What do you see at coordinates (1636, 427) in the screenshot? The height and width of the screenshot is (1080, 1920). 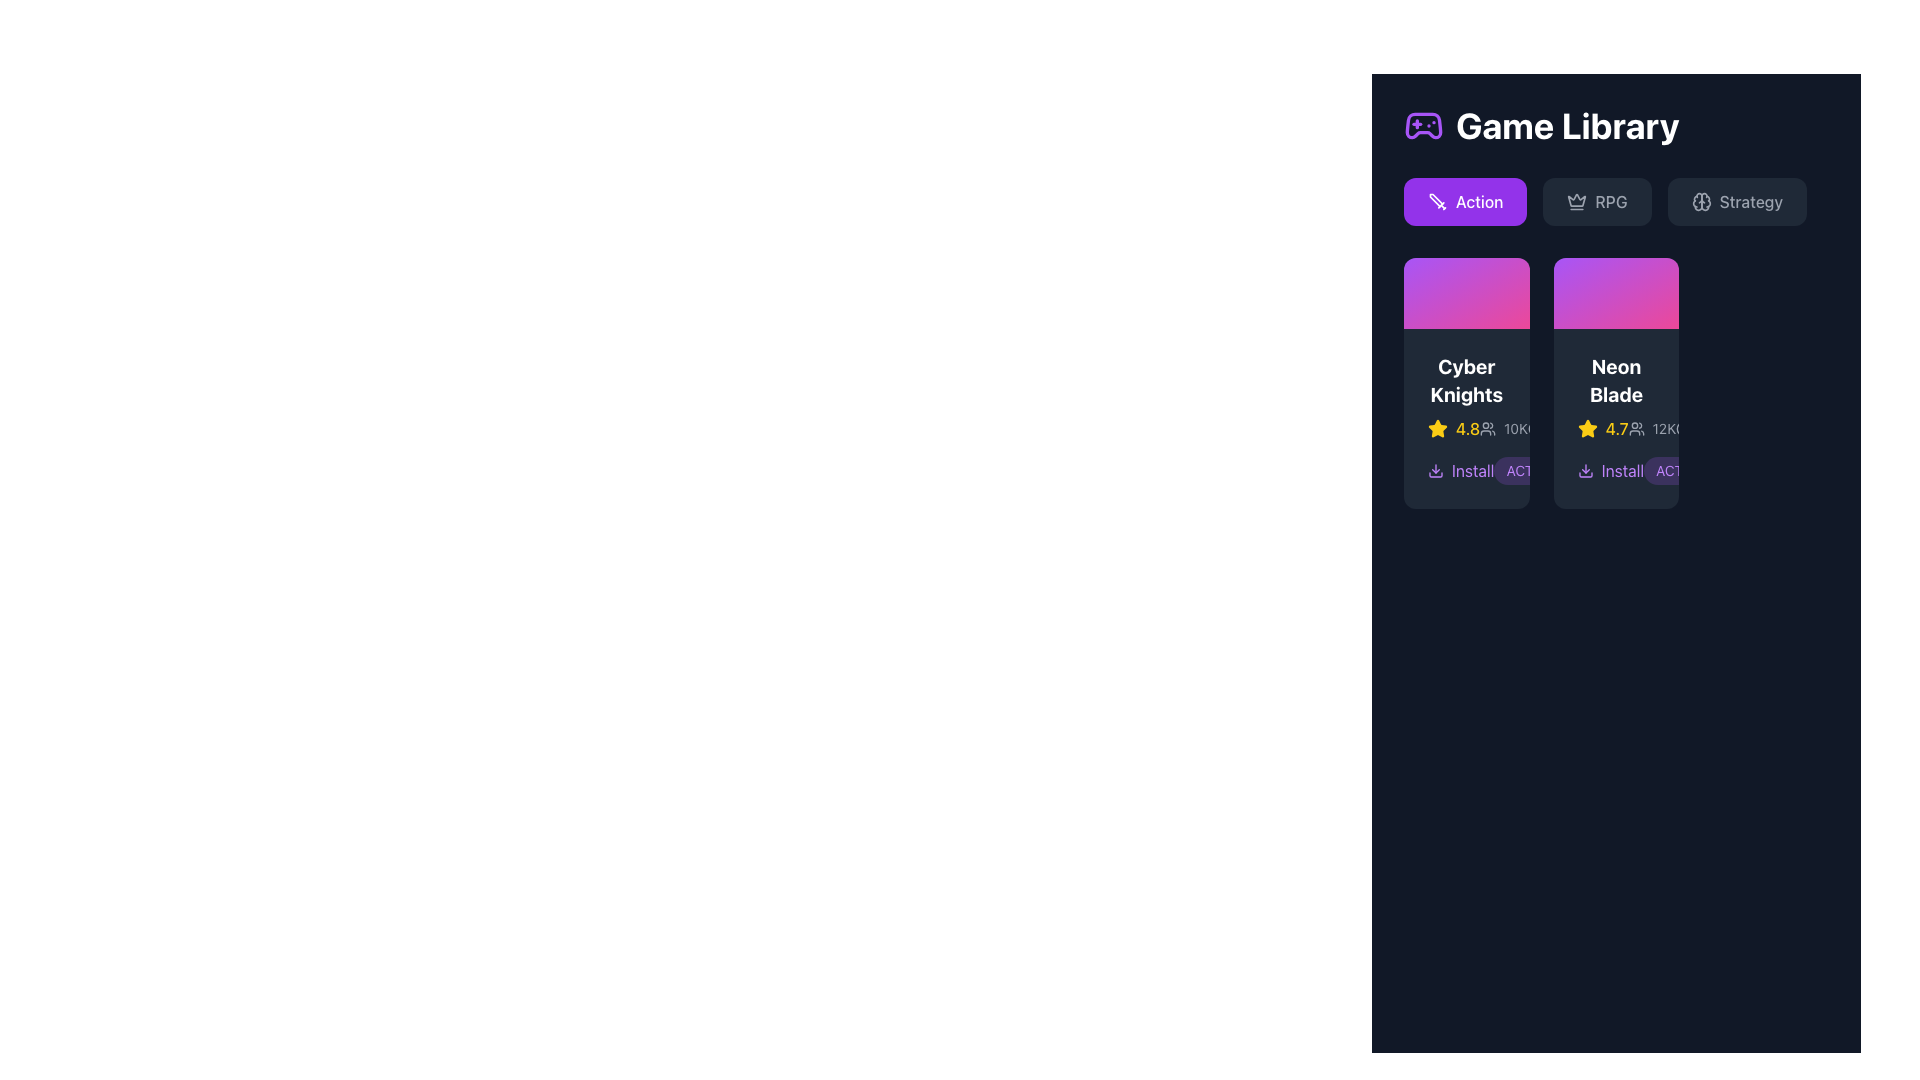 I see `the user-related information icon located to the left of the text '12K' within the 'Neon Blade' card` at bounding box center [1636, 427].